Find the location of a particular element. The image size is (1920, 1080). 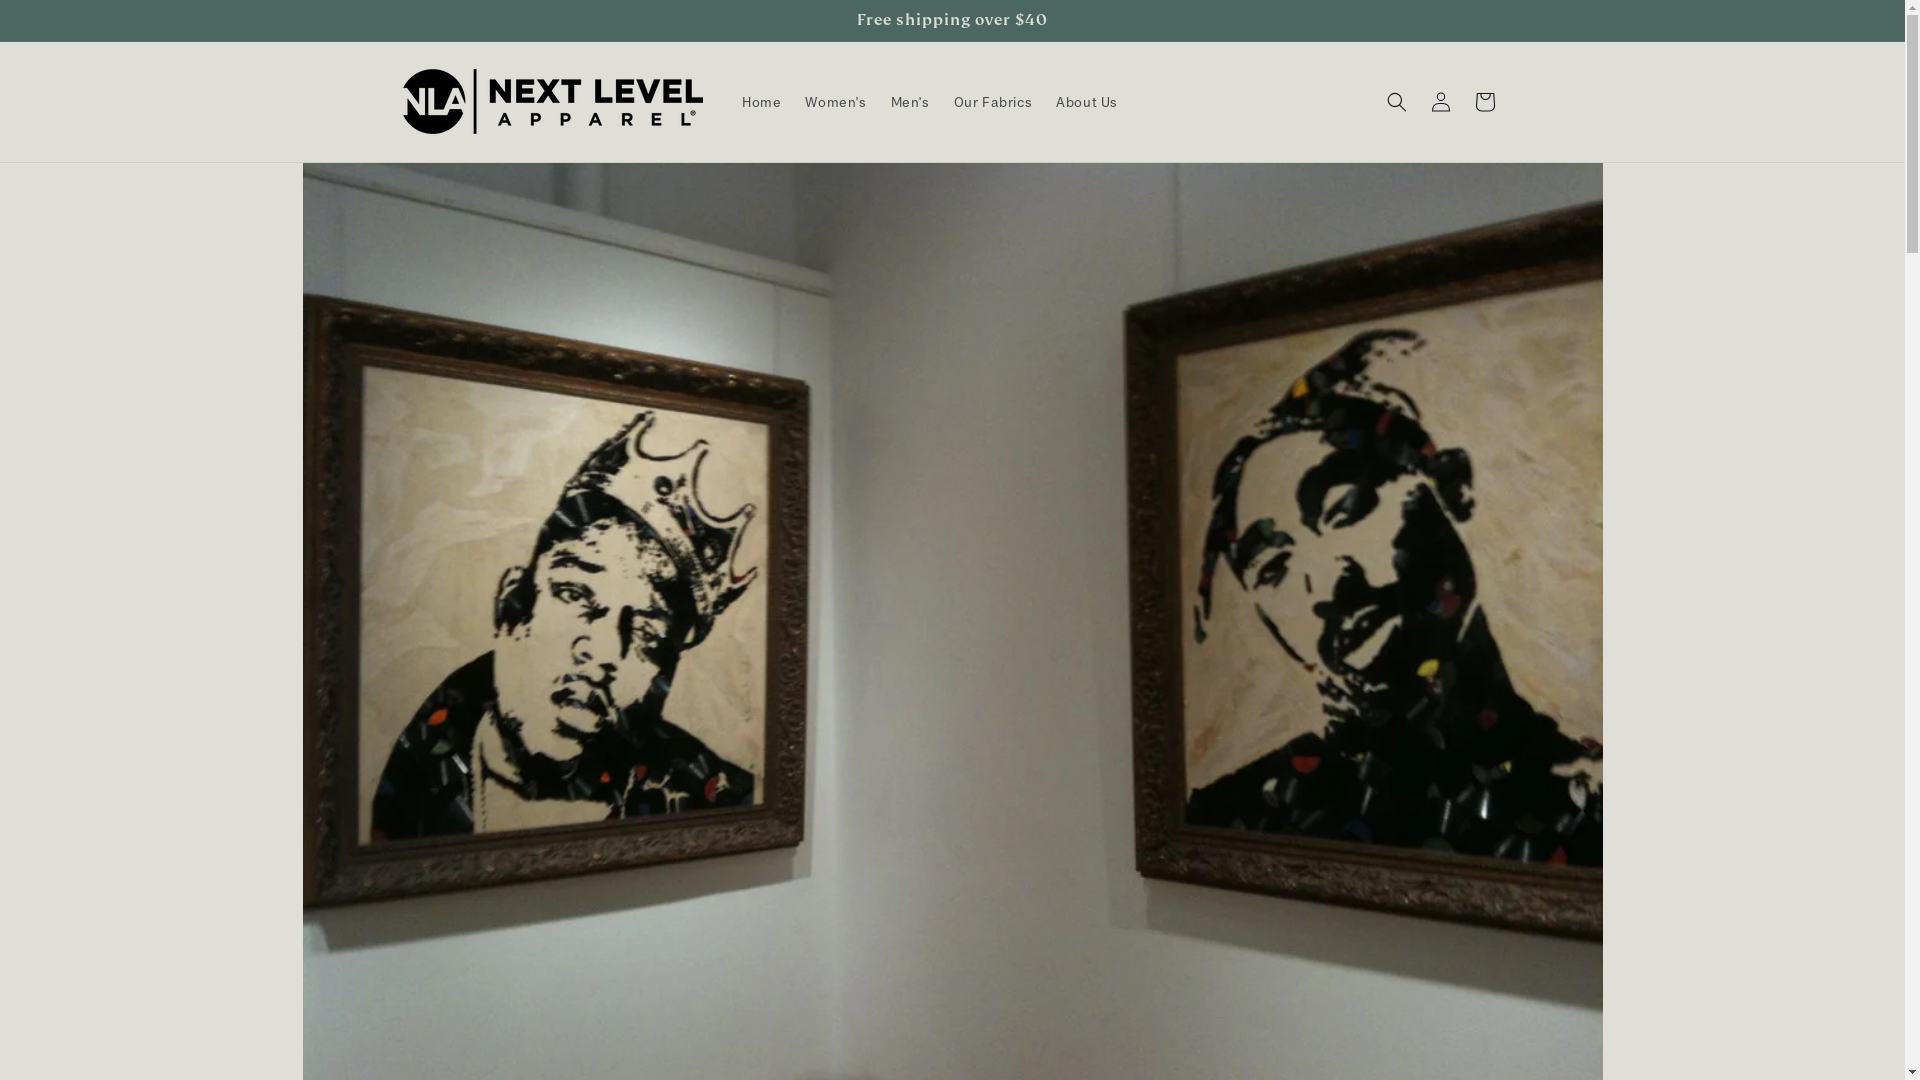

'Men's' is located at coordinates (909, 101).